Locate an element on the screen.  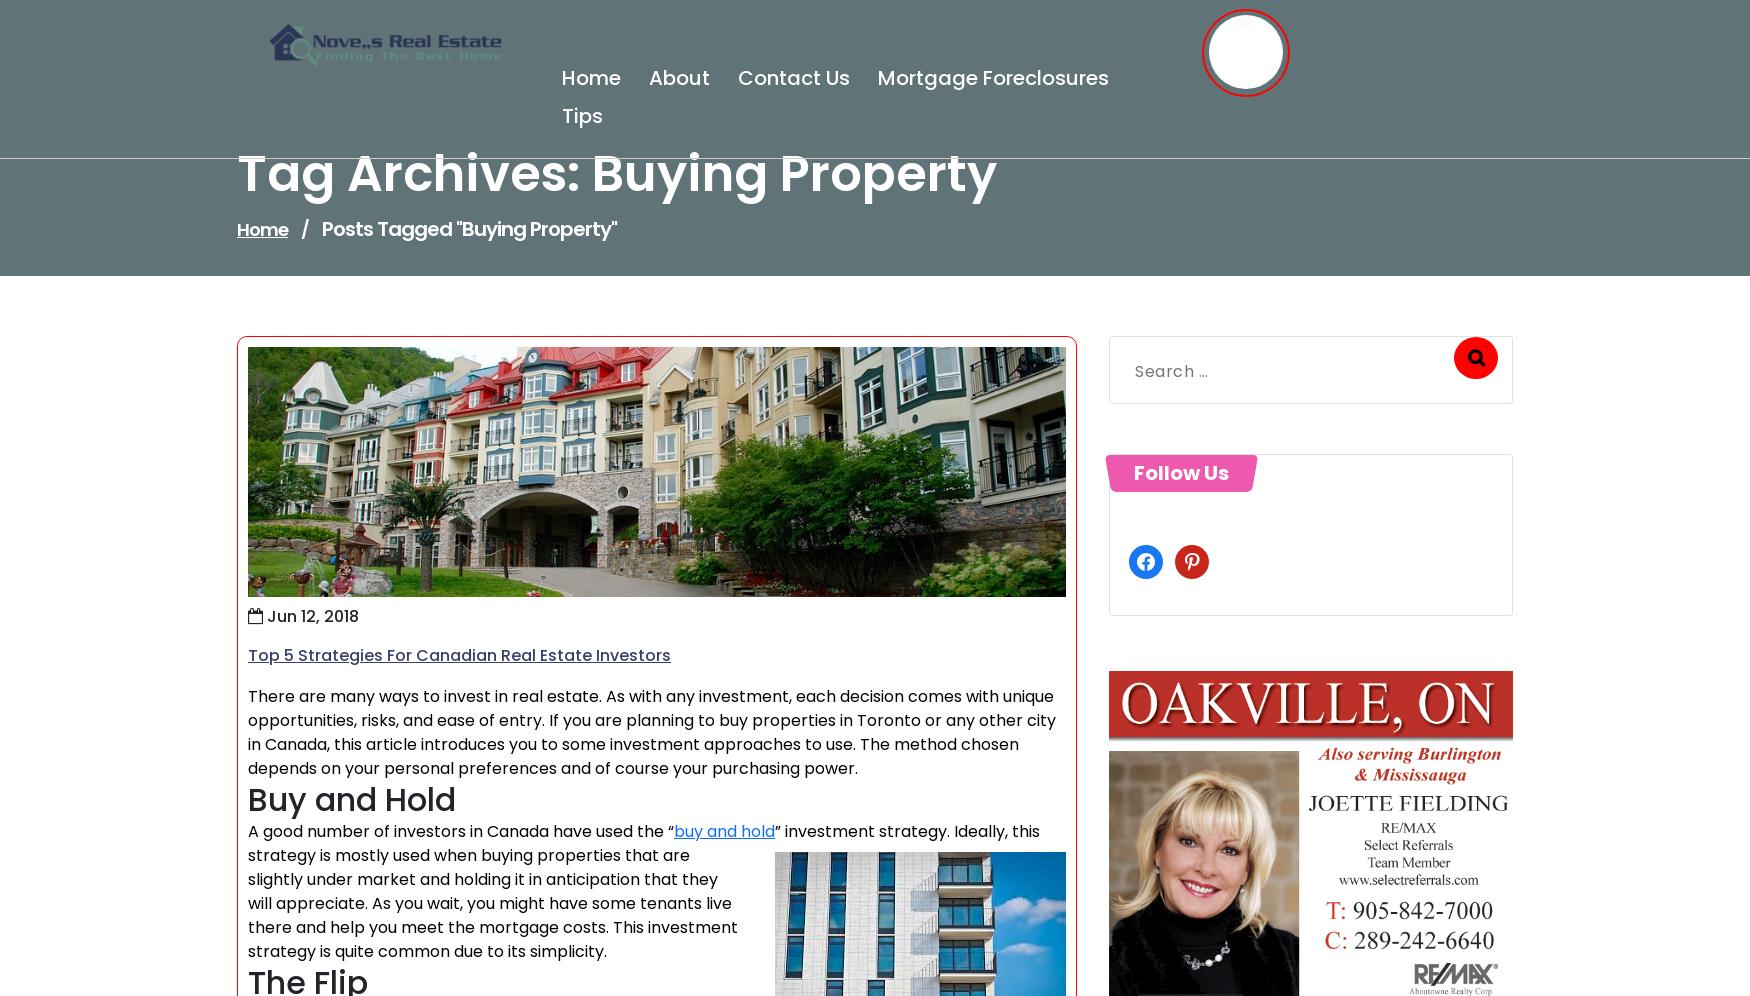
'Taxes' is located at coordinates (293, 441).